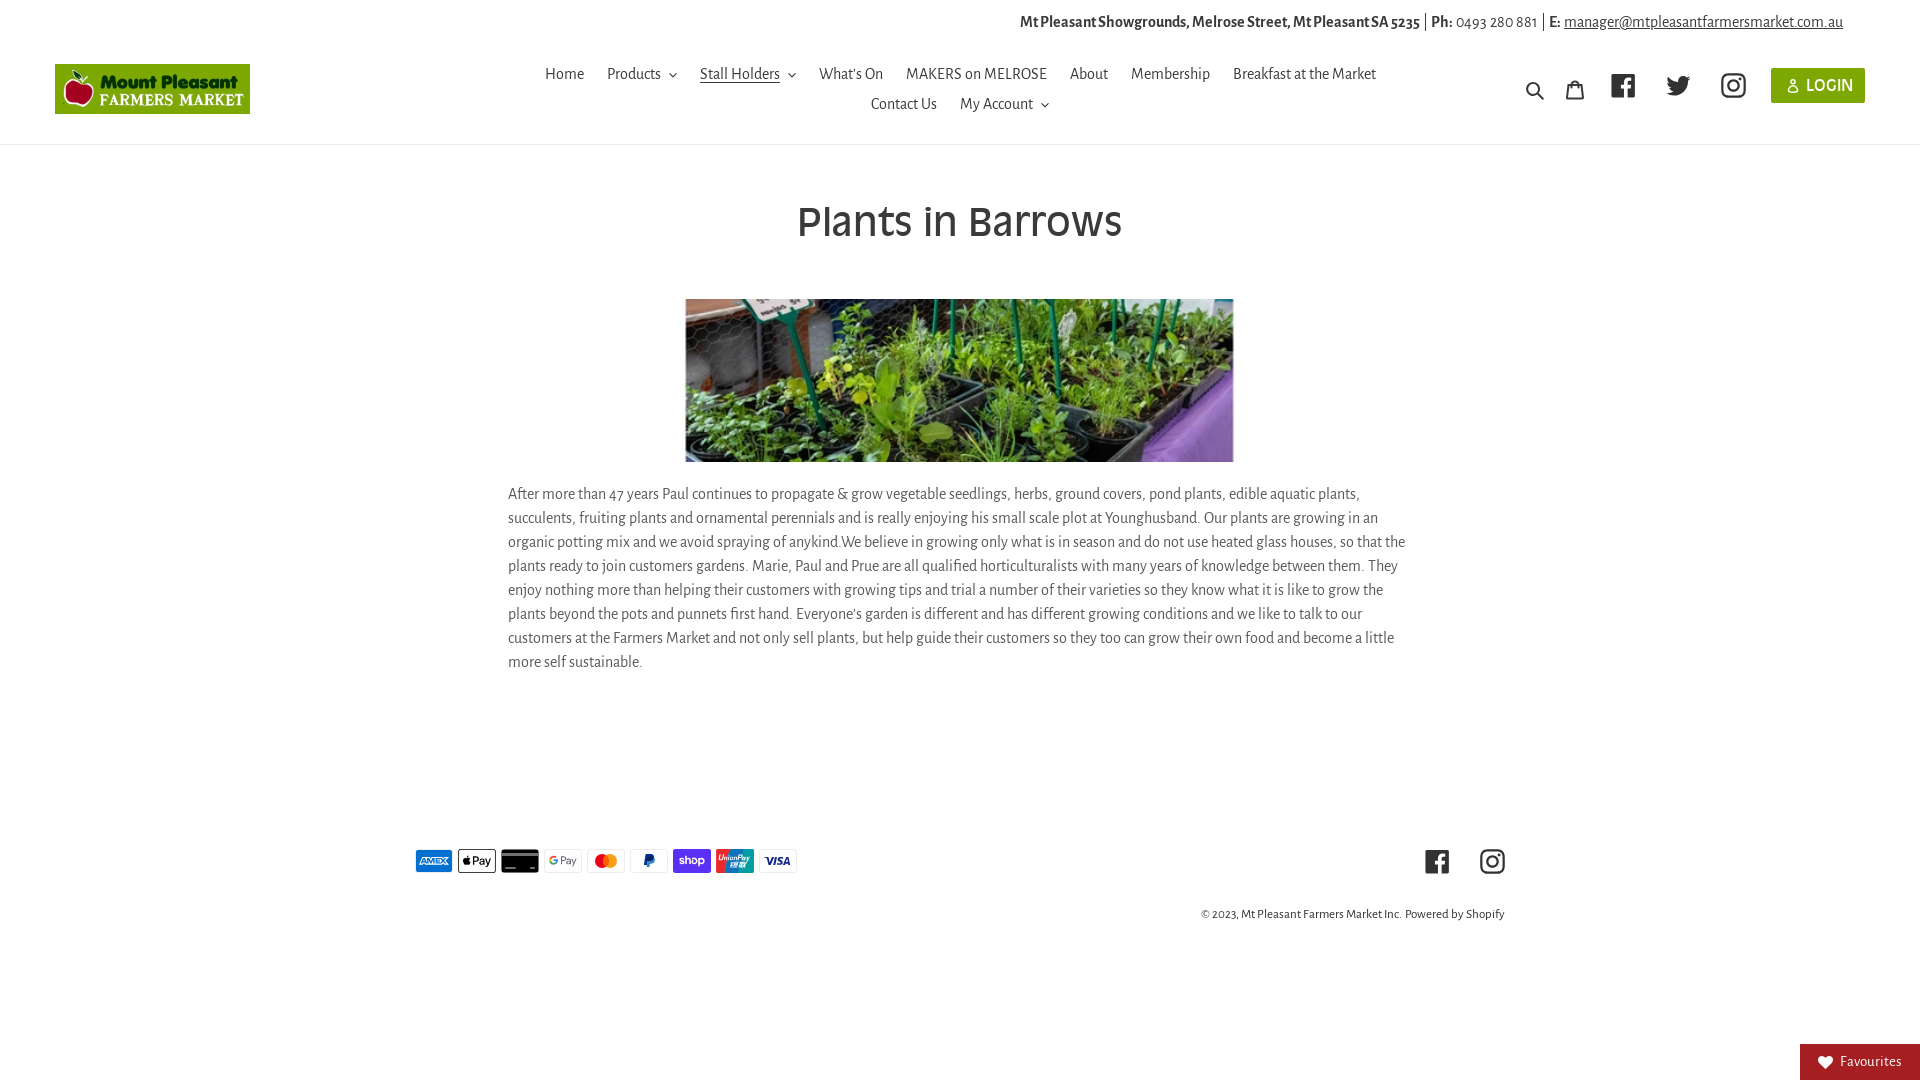 The width and height of the screenshot is (1920, 1080). What do you see at coordinates (1623, 84) in the screenshot?
I see `'Facebook'` at bounding box center [1623, 84].